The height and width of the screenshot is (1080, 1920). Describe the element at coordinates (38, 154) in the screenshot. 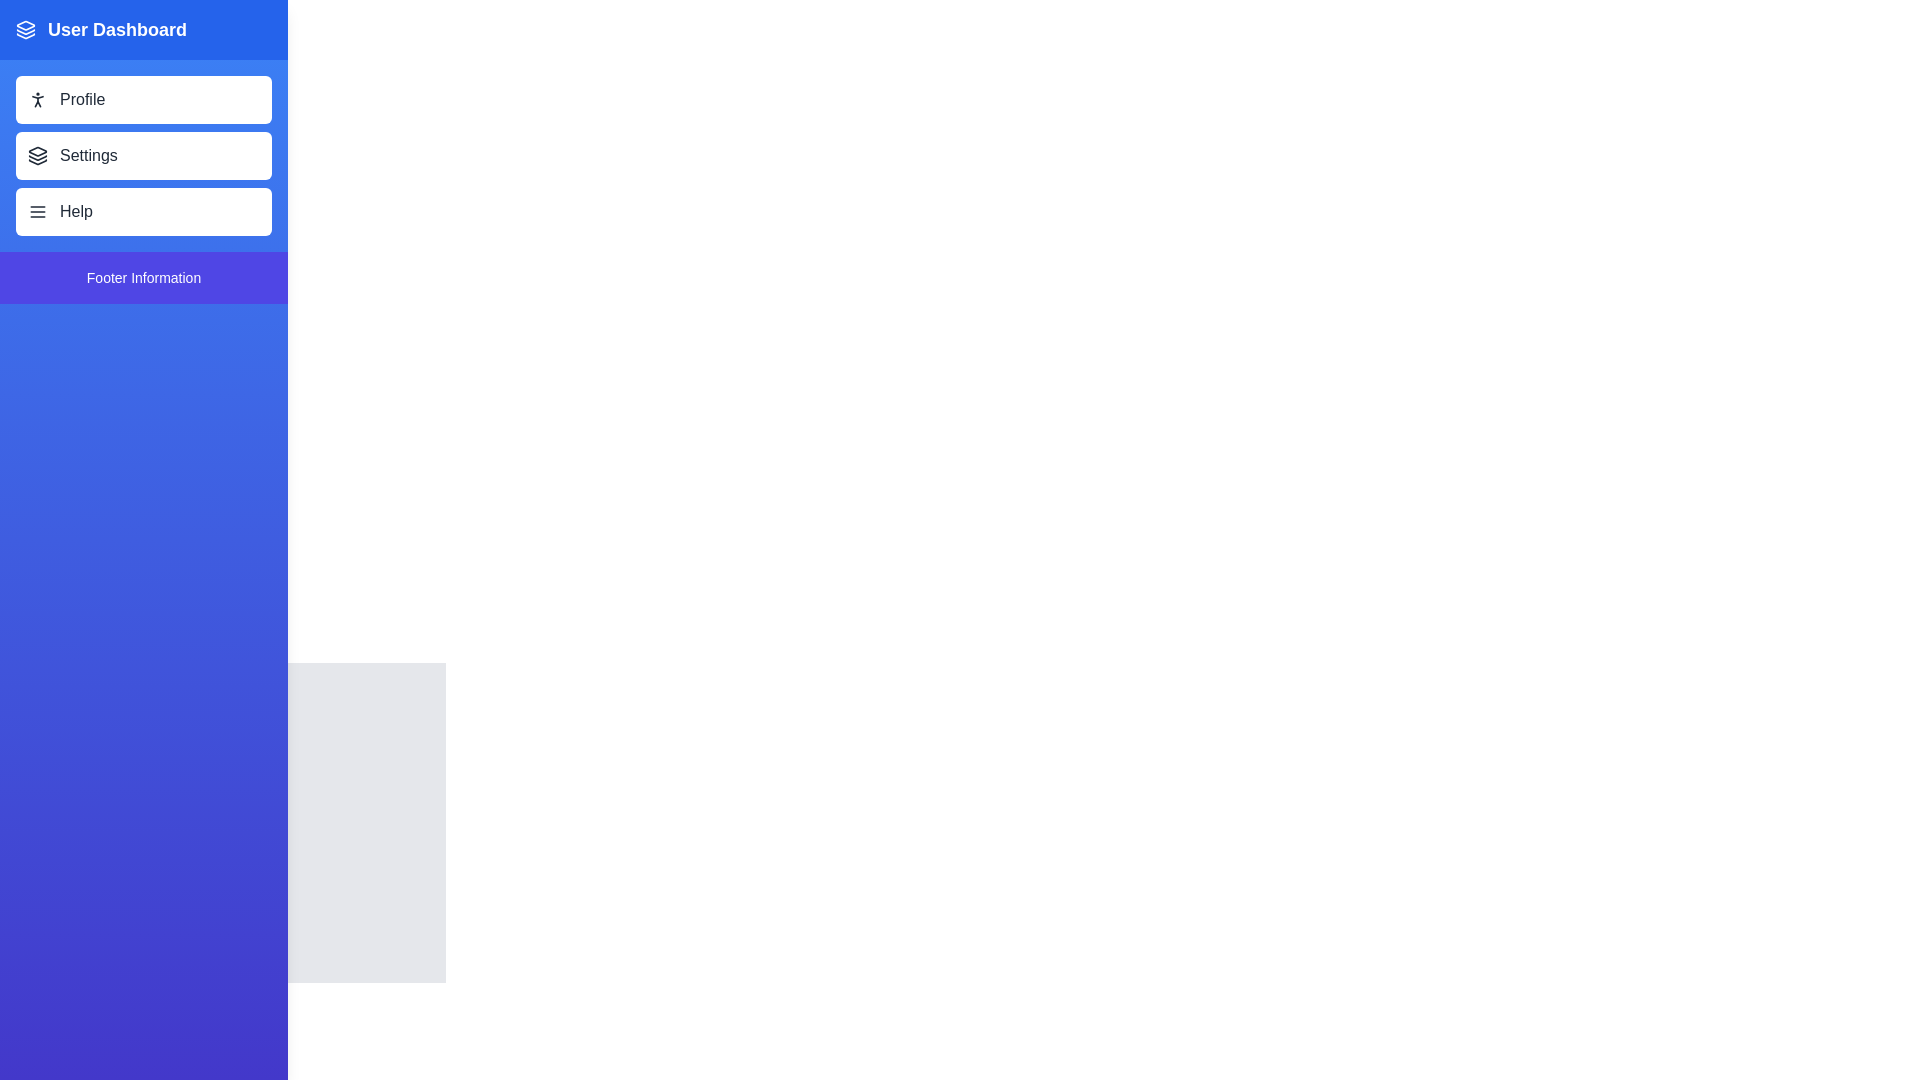

I see `the 'Settings' icon located on the left navigation panel, which is styled with three overlapping layers in a monochromatic dark shade` at that location.